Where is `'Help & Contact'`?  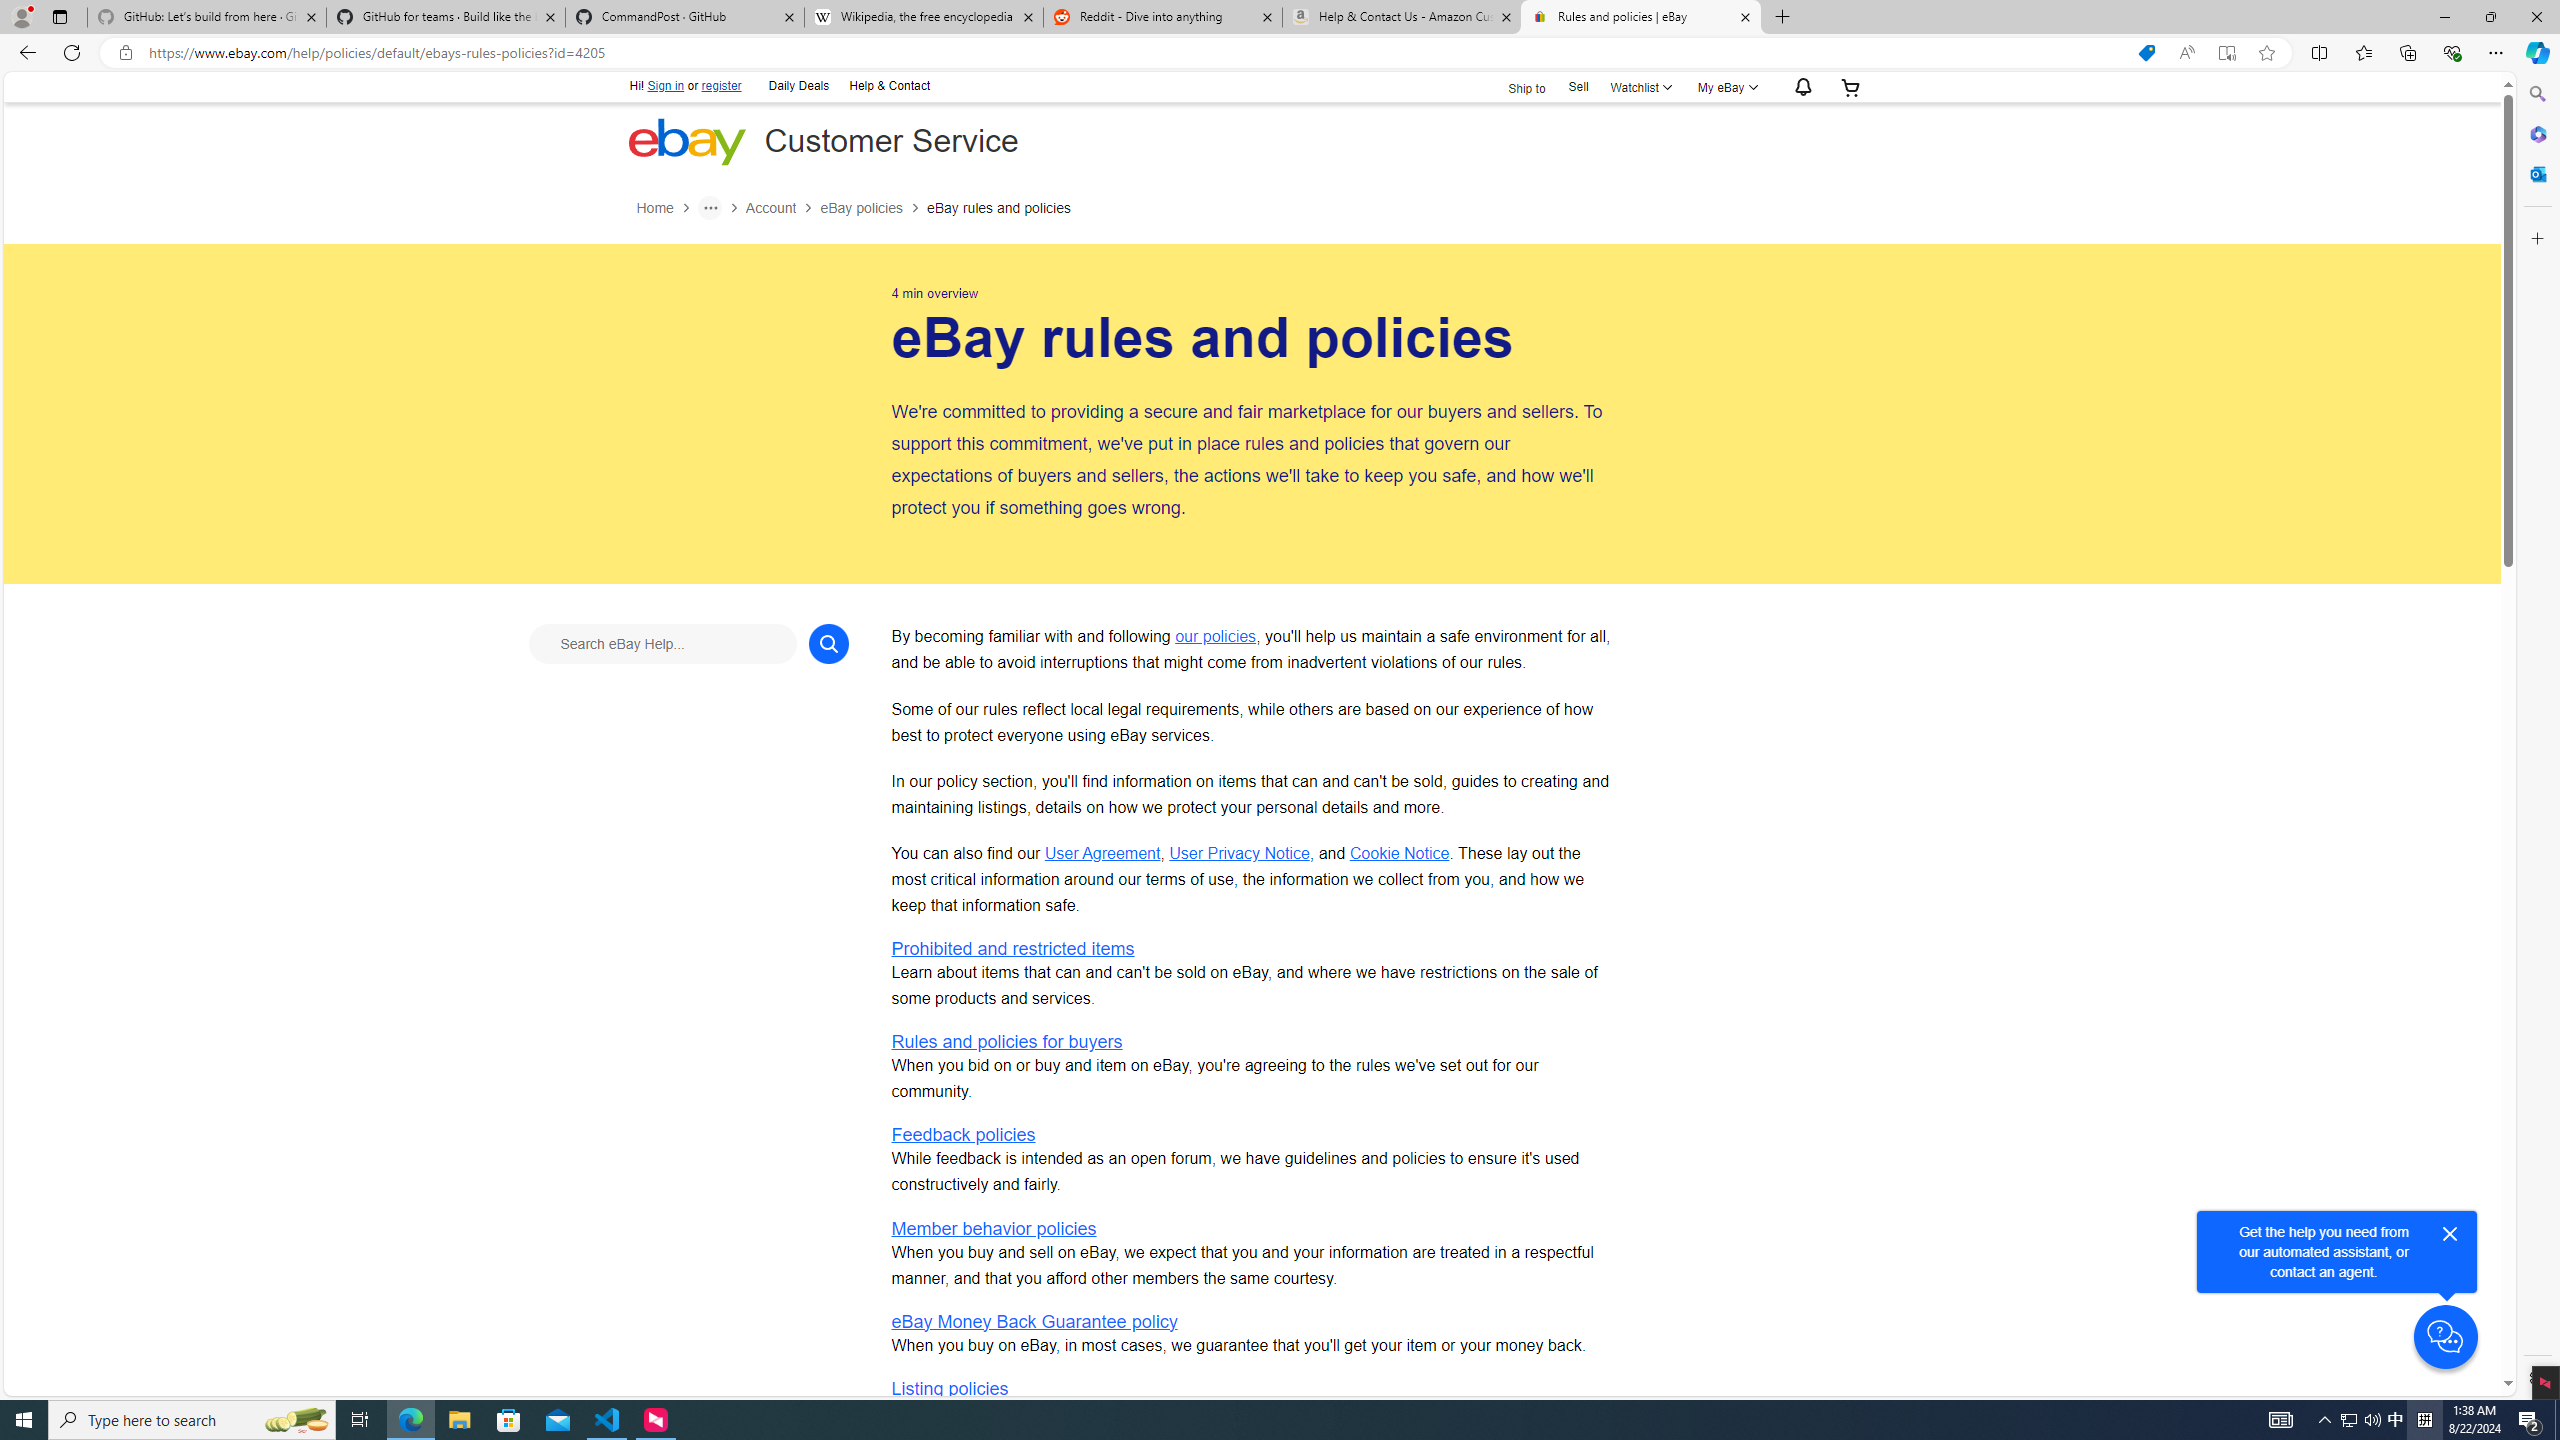 'Help & Contact' is located at coordinates (888, 87).